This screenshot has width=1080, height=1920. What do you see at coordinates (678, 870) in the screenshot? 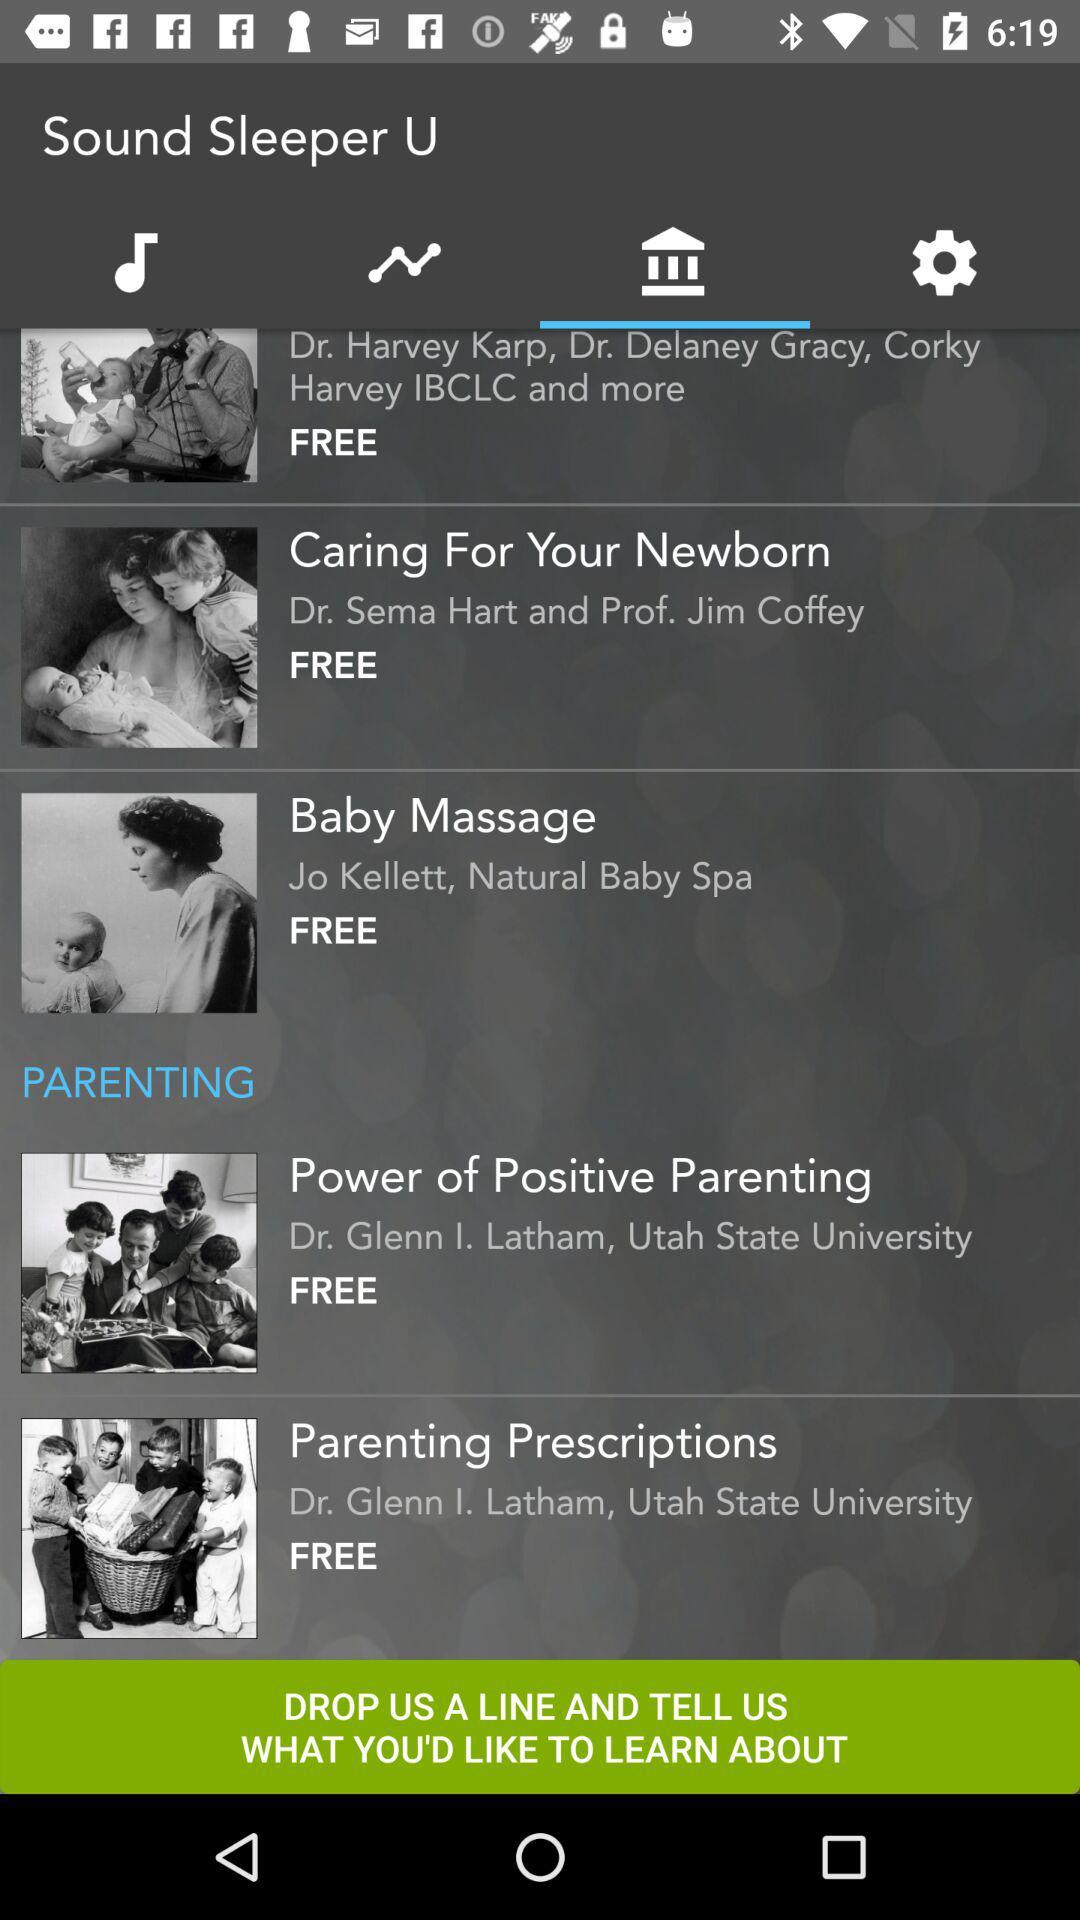
I see `the jo kellett natural icon` at bounding box center [678, 870].